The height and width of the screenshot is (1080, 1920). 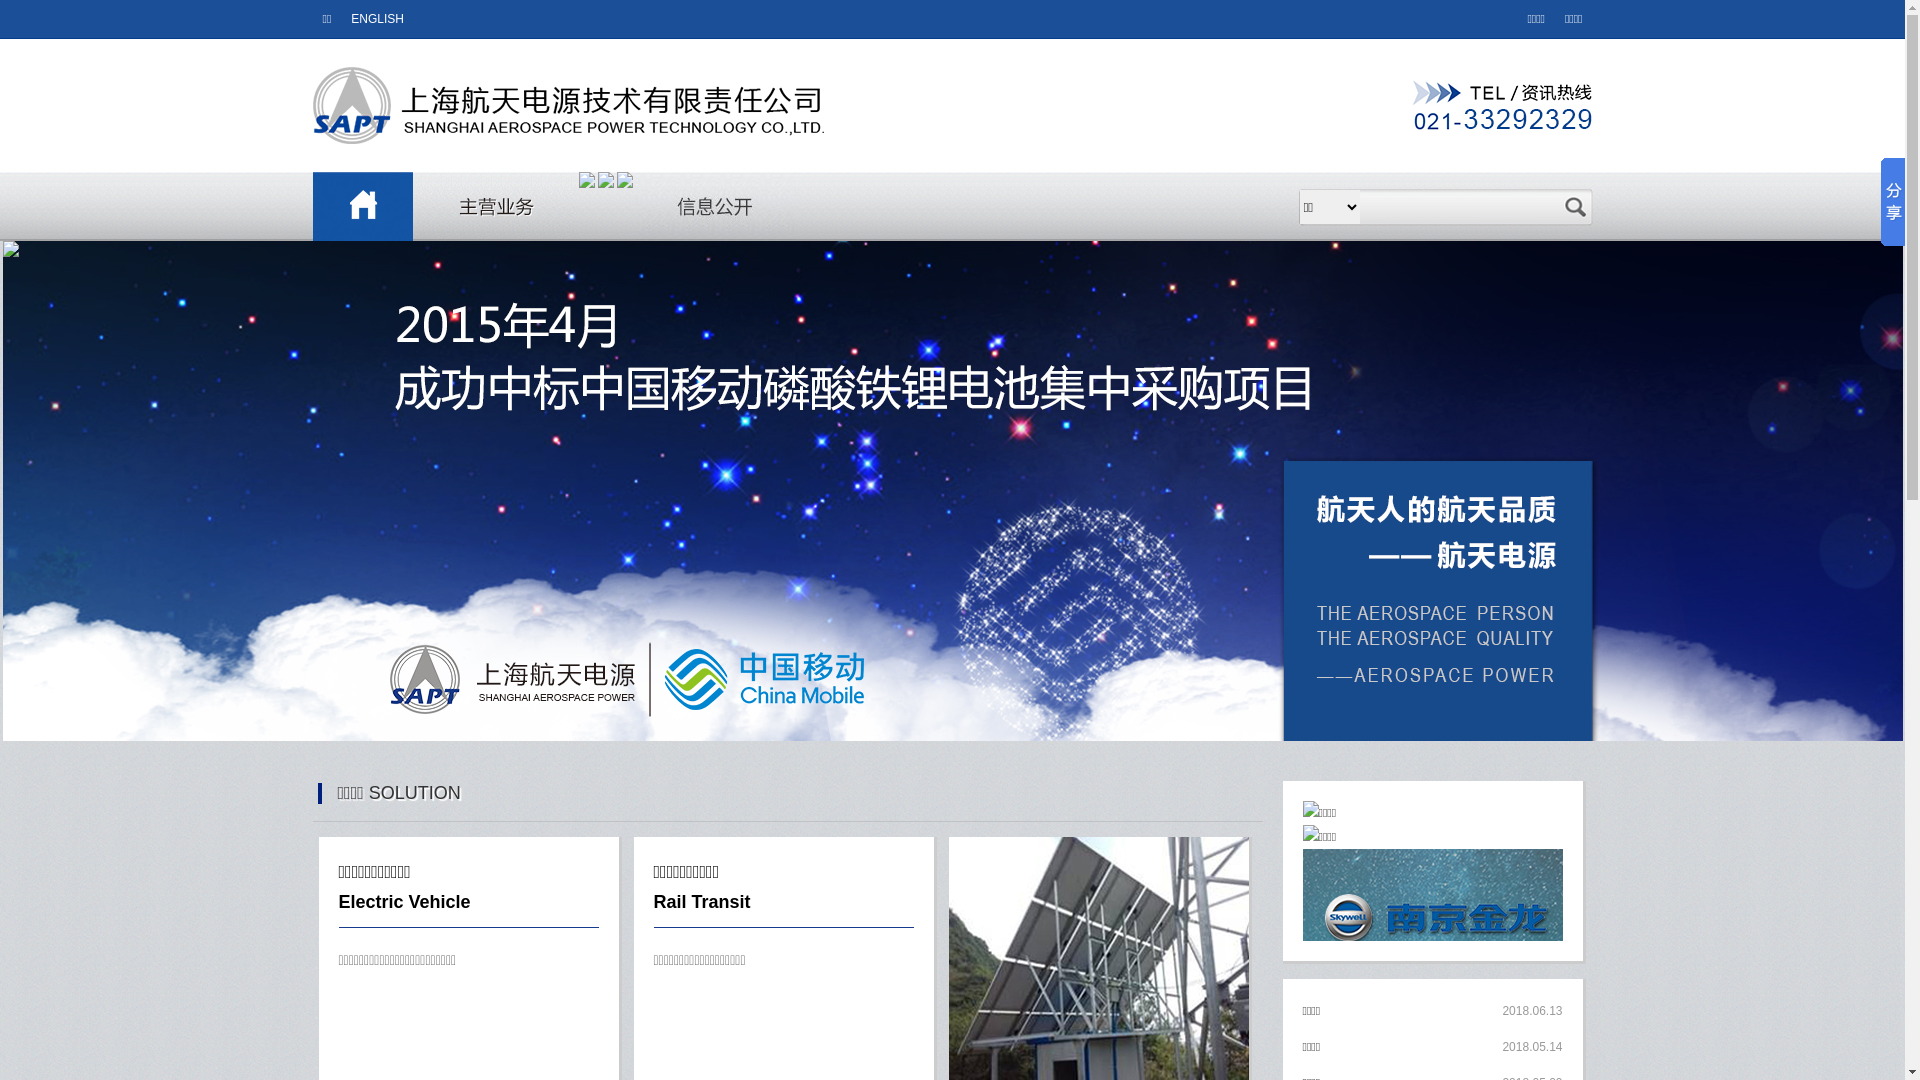 I want to click on 'ENGLISH', so click(x=377, y=19).